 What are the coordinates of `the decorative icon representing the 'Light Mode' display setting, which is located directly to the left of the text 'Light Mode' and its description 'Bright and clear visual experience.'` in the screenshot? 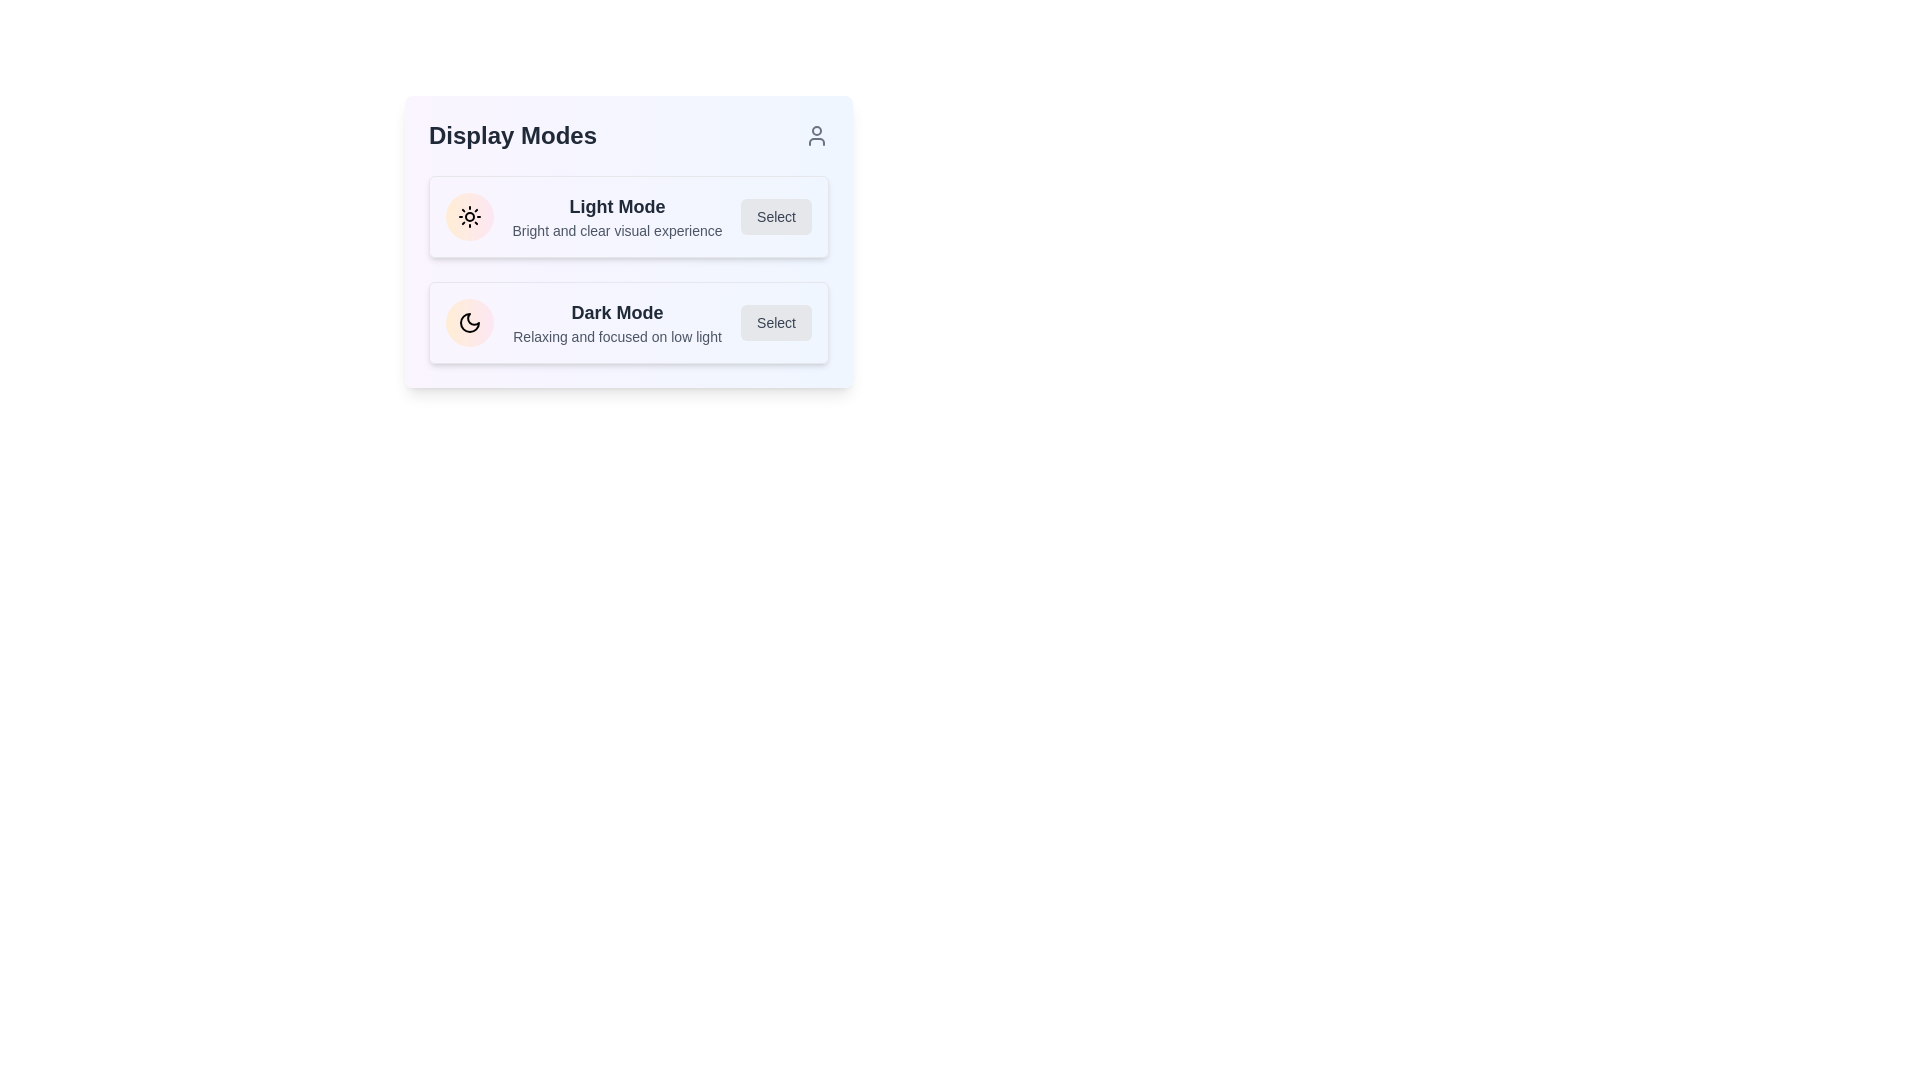 It's located at (469, 216).